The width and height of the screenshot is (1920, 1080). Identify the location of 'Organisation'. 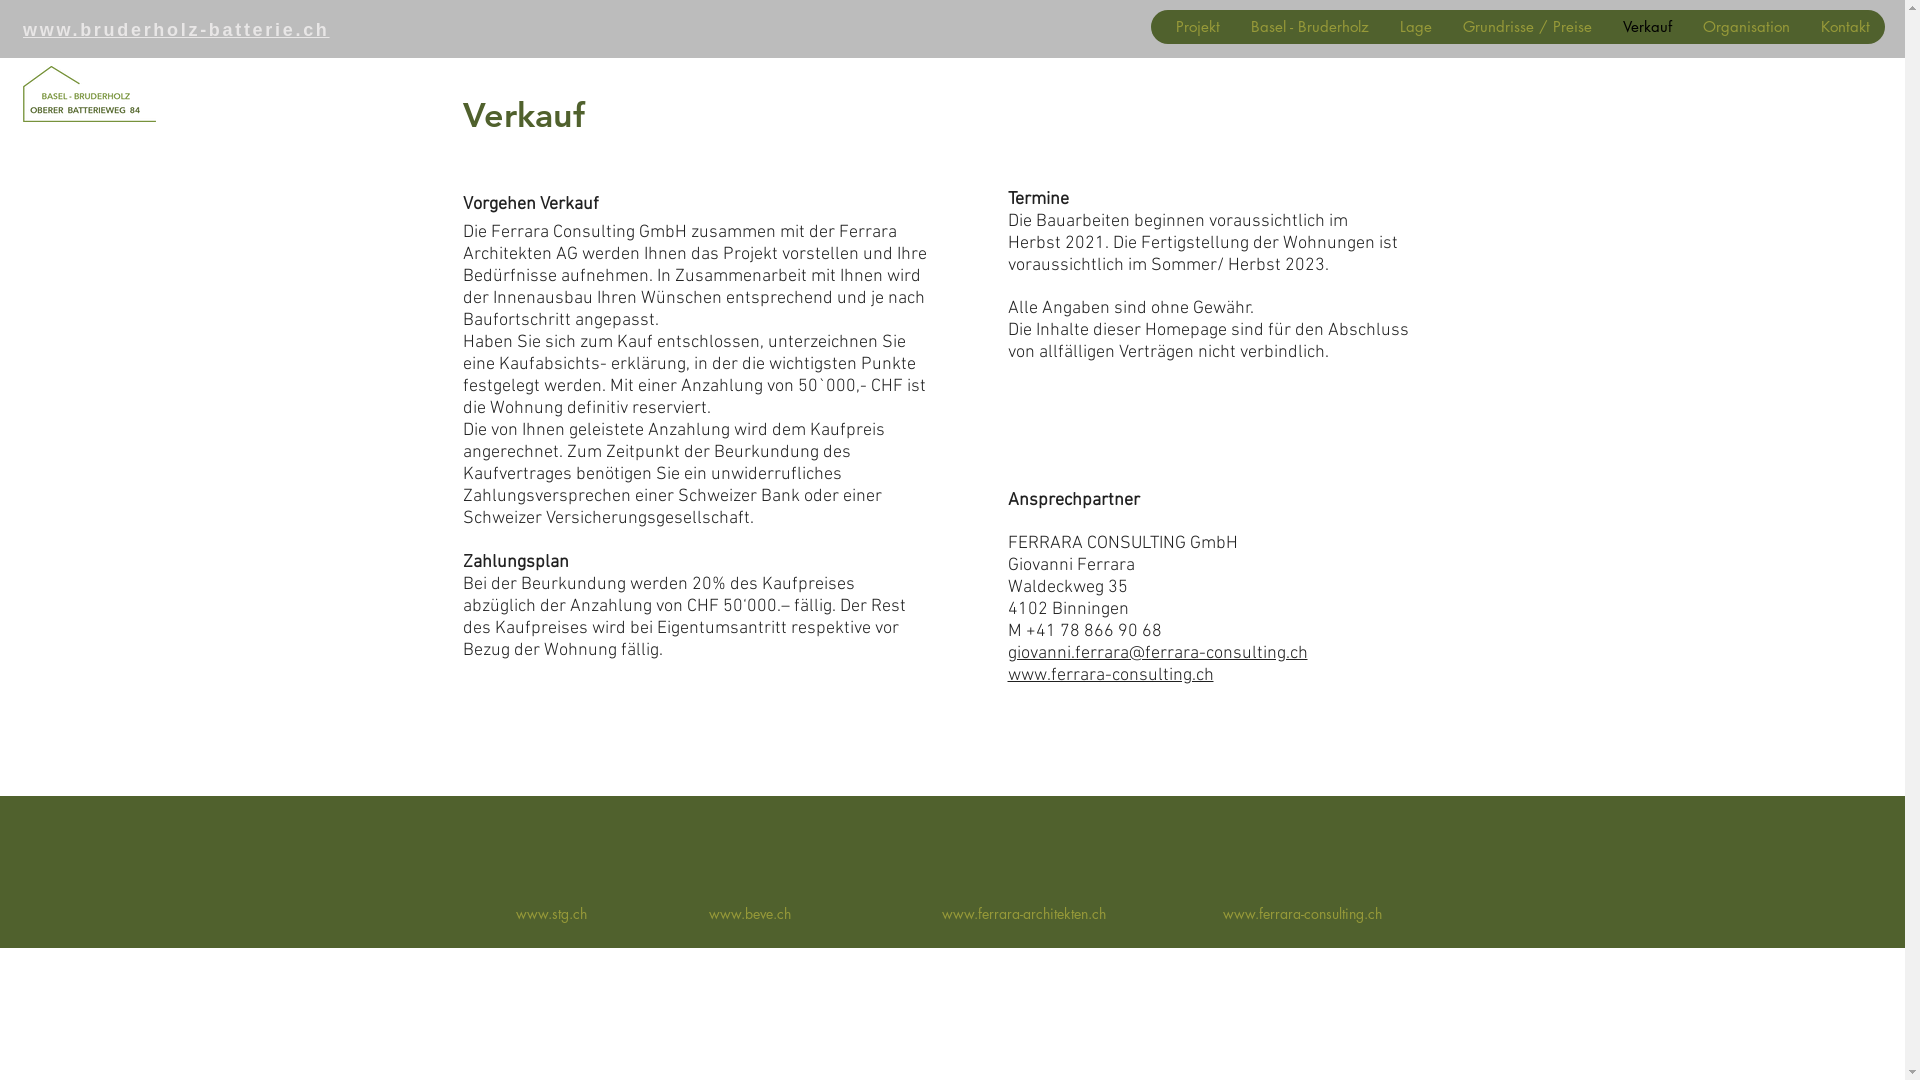
(1685, 27).